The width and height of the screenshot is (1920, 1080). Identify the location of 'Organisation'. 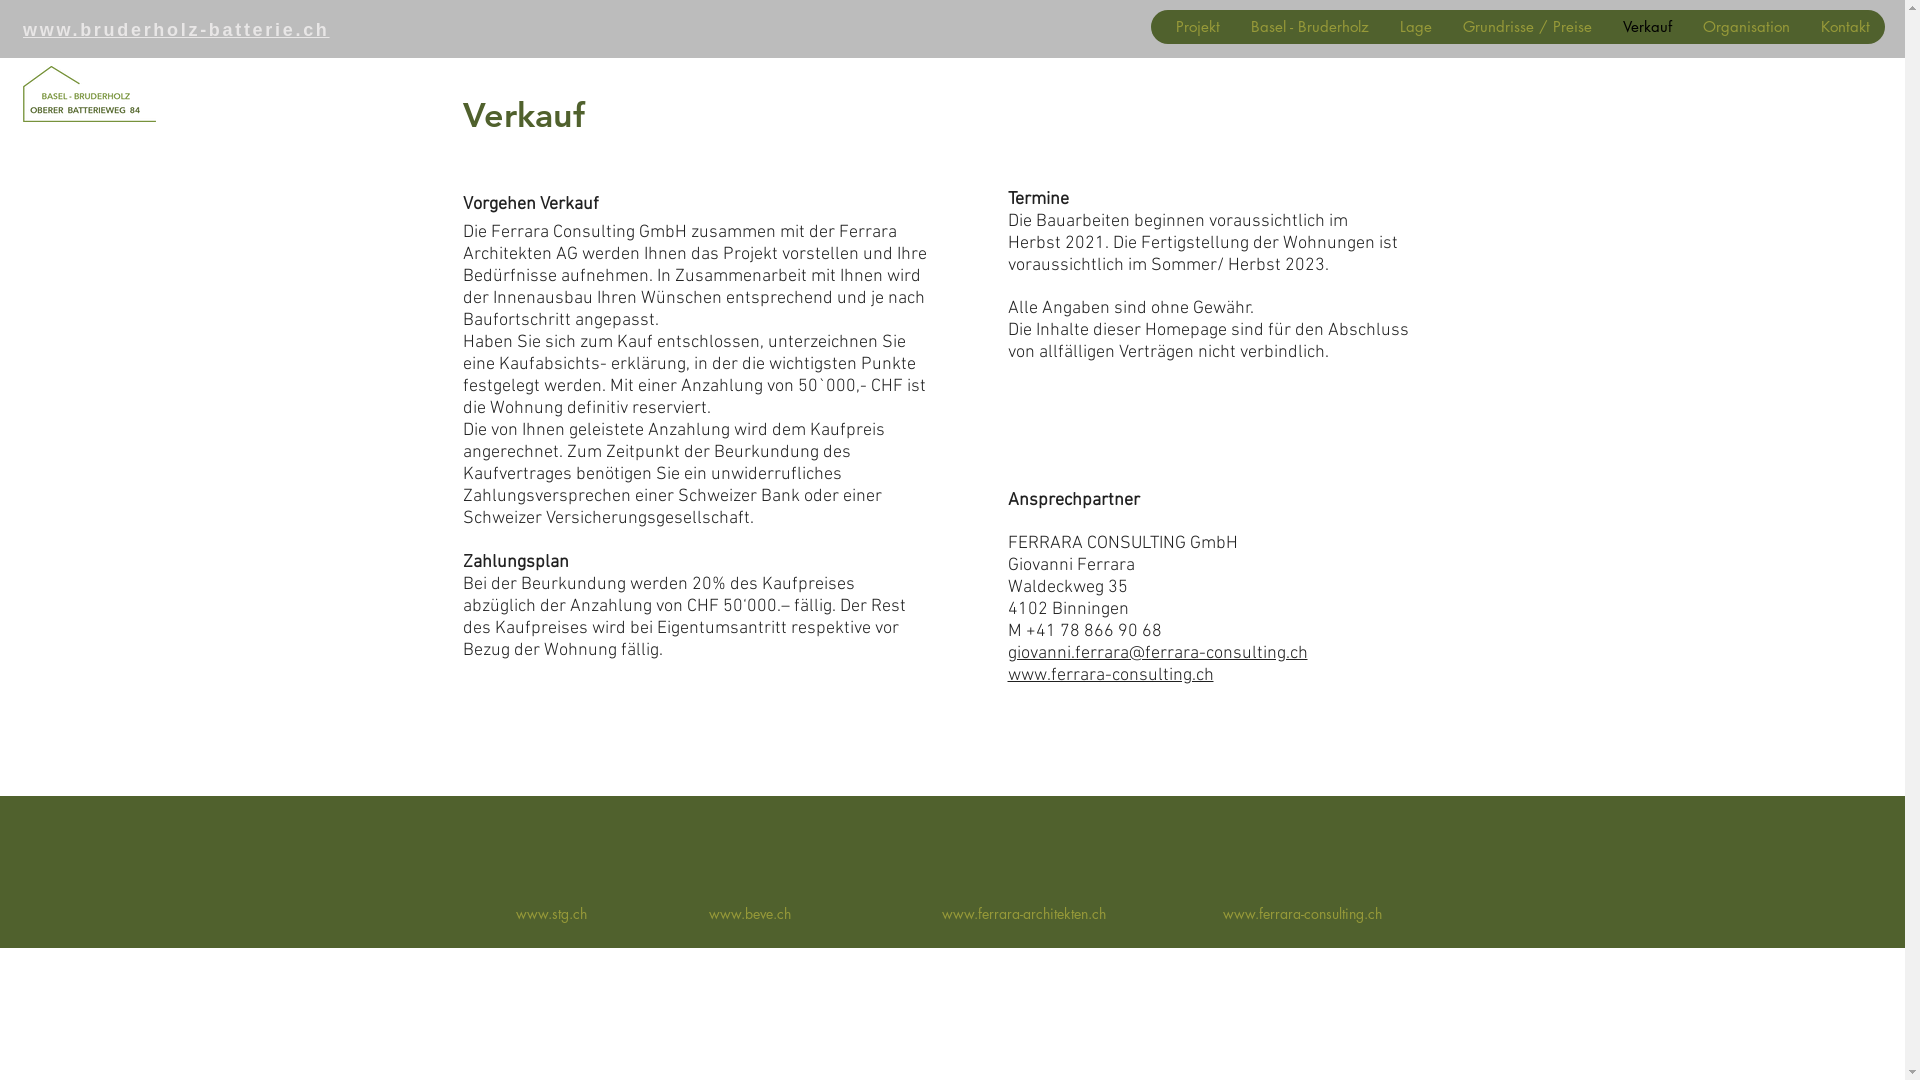
(1685, 27).